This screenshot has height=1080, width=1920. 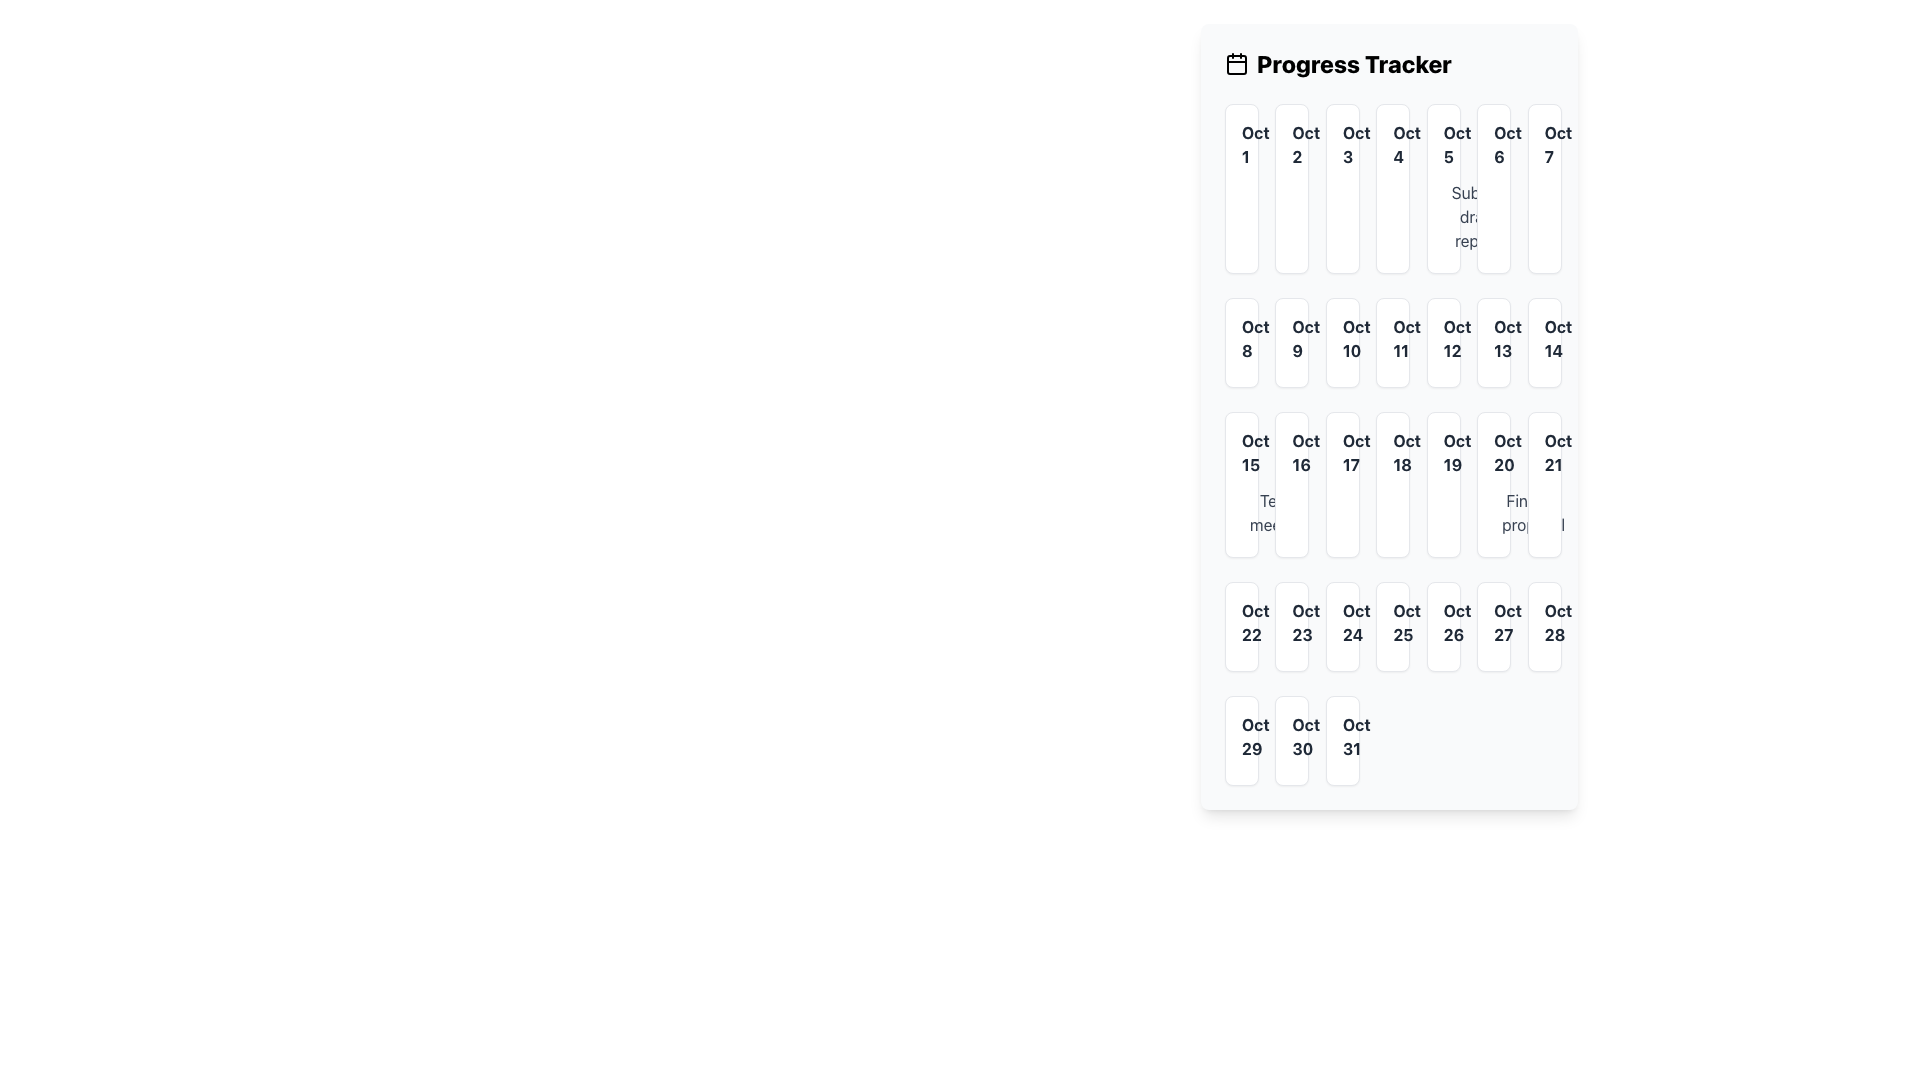 What do you see at coordinates (1392, 189) in the screenshot?
I see `the date block in the top center of the Progress Tracker calendar grid` at bounding box center [1392, 189].